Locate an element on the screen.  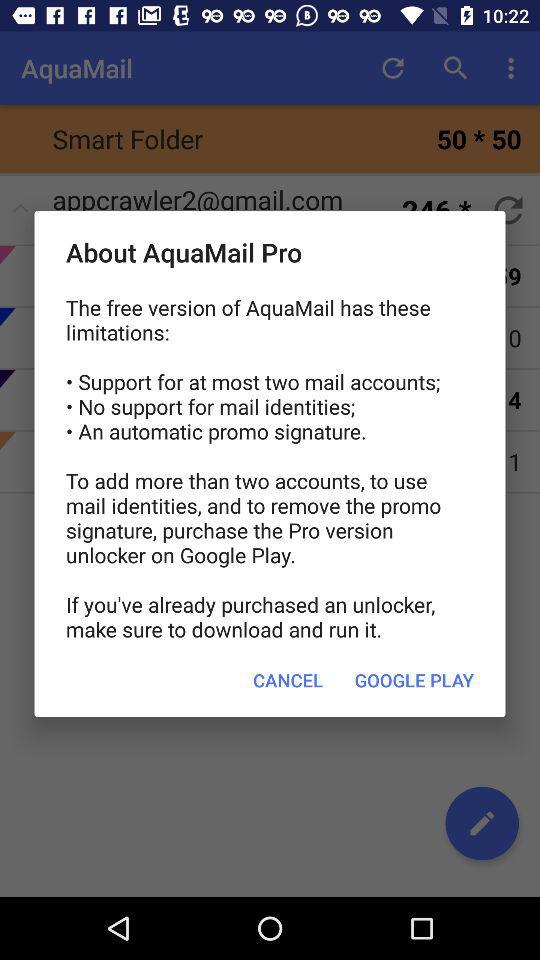
the google play button is located at coordinates (413, 680).